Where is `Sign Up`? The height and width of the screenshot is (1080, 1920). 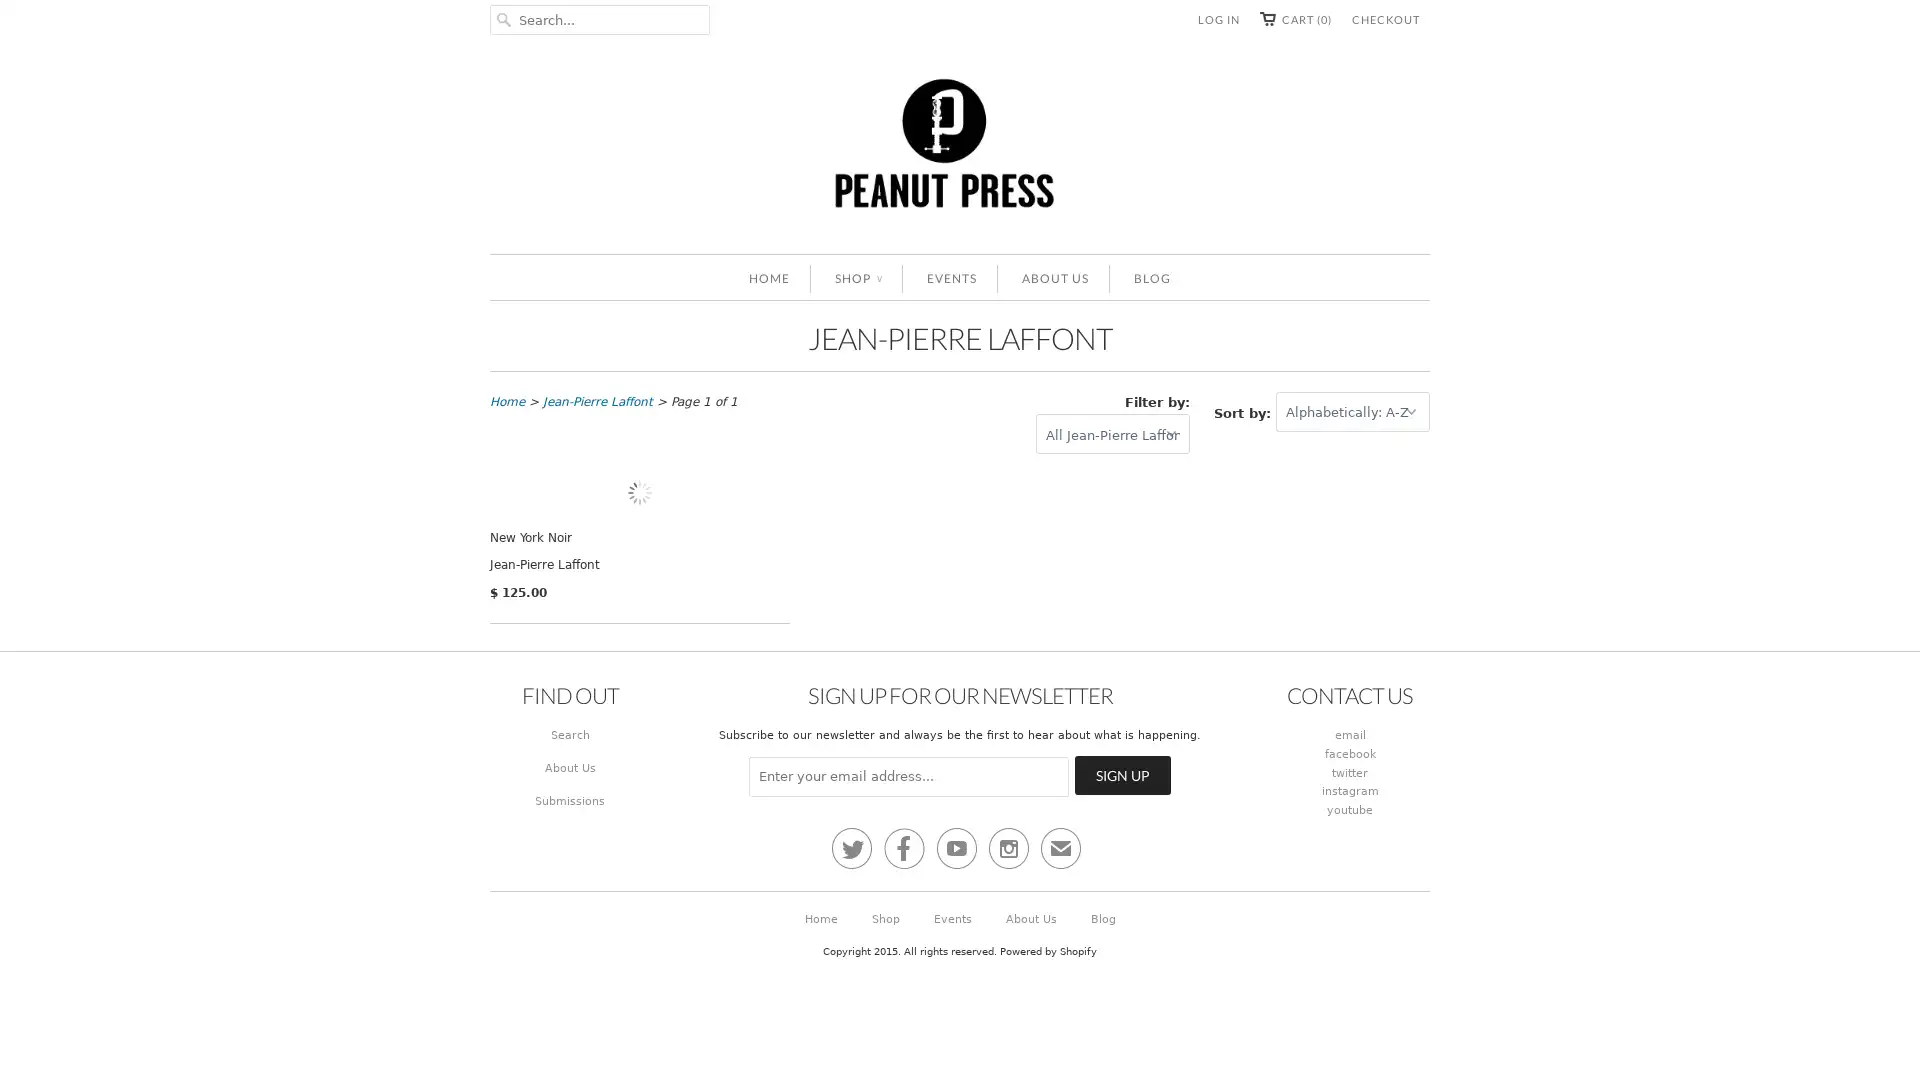 Sign Up is located at coordinates (1123, 950).